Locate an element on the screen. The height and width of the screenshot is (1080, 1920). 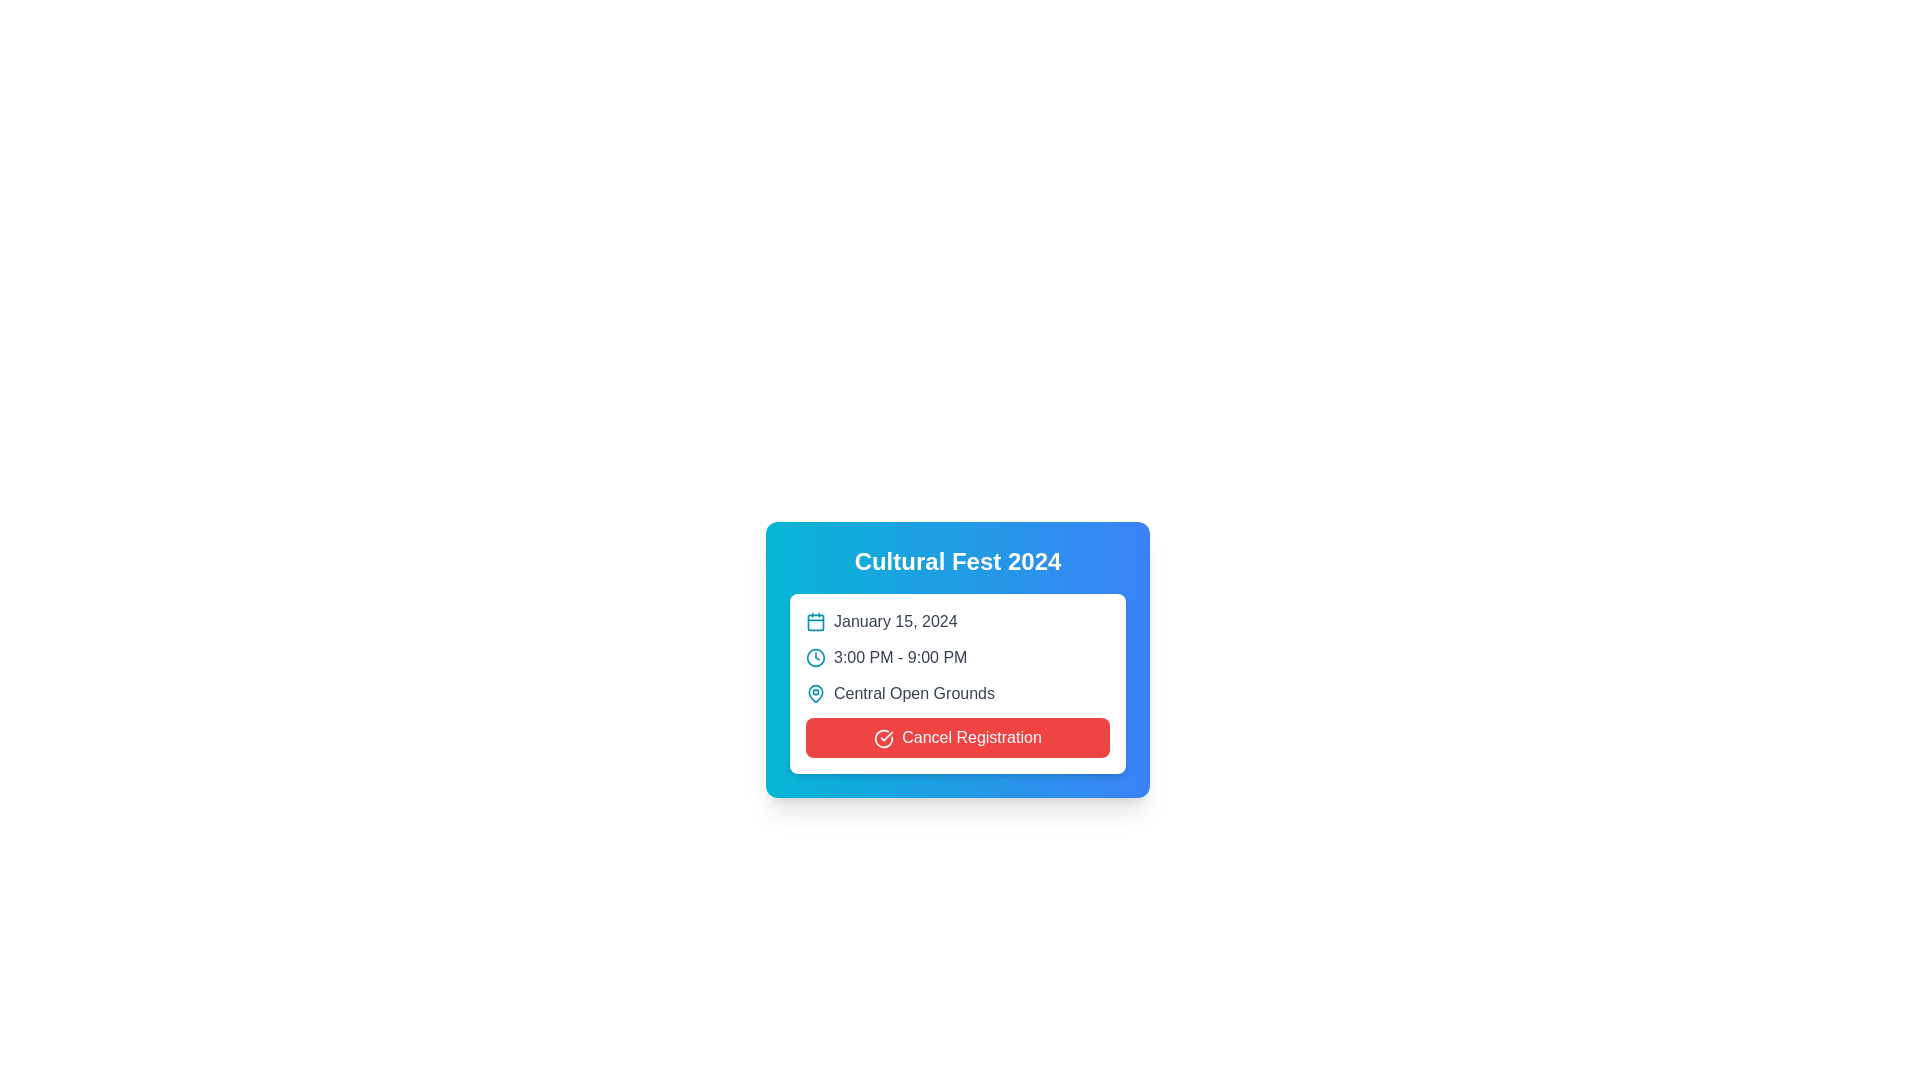
date text displaying 'January 15, 2024' which is styled in dark gray and located to the right of a calendar icon within the event details section is located at coordinates (894, 620).